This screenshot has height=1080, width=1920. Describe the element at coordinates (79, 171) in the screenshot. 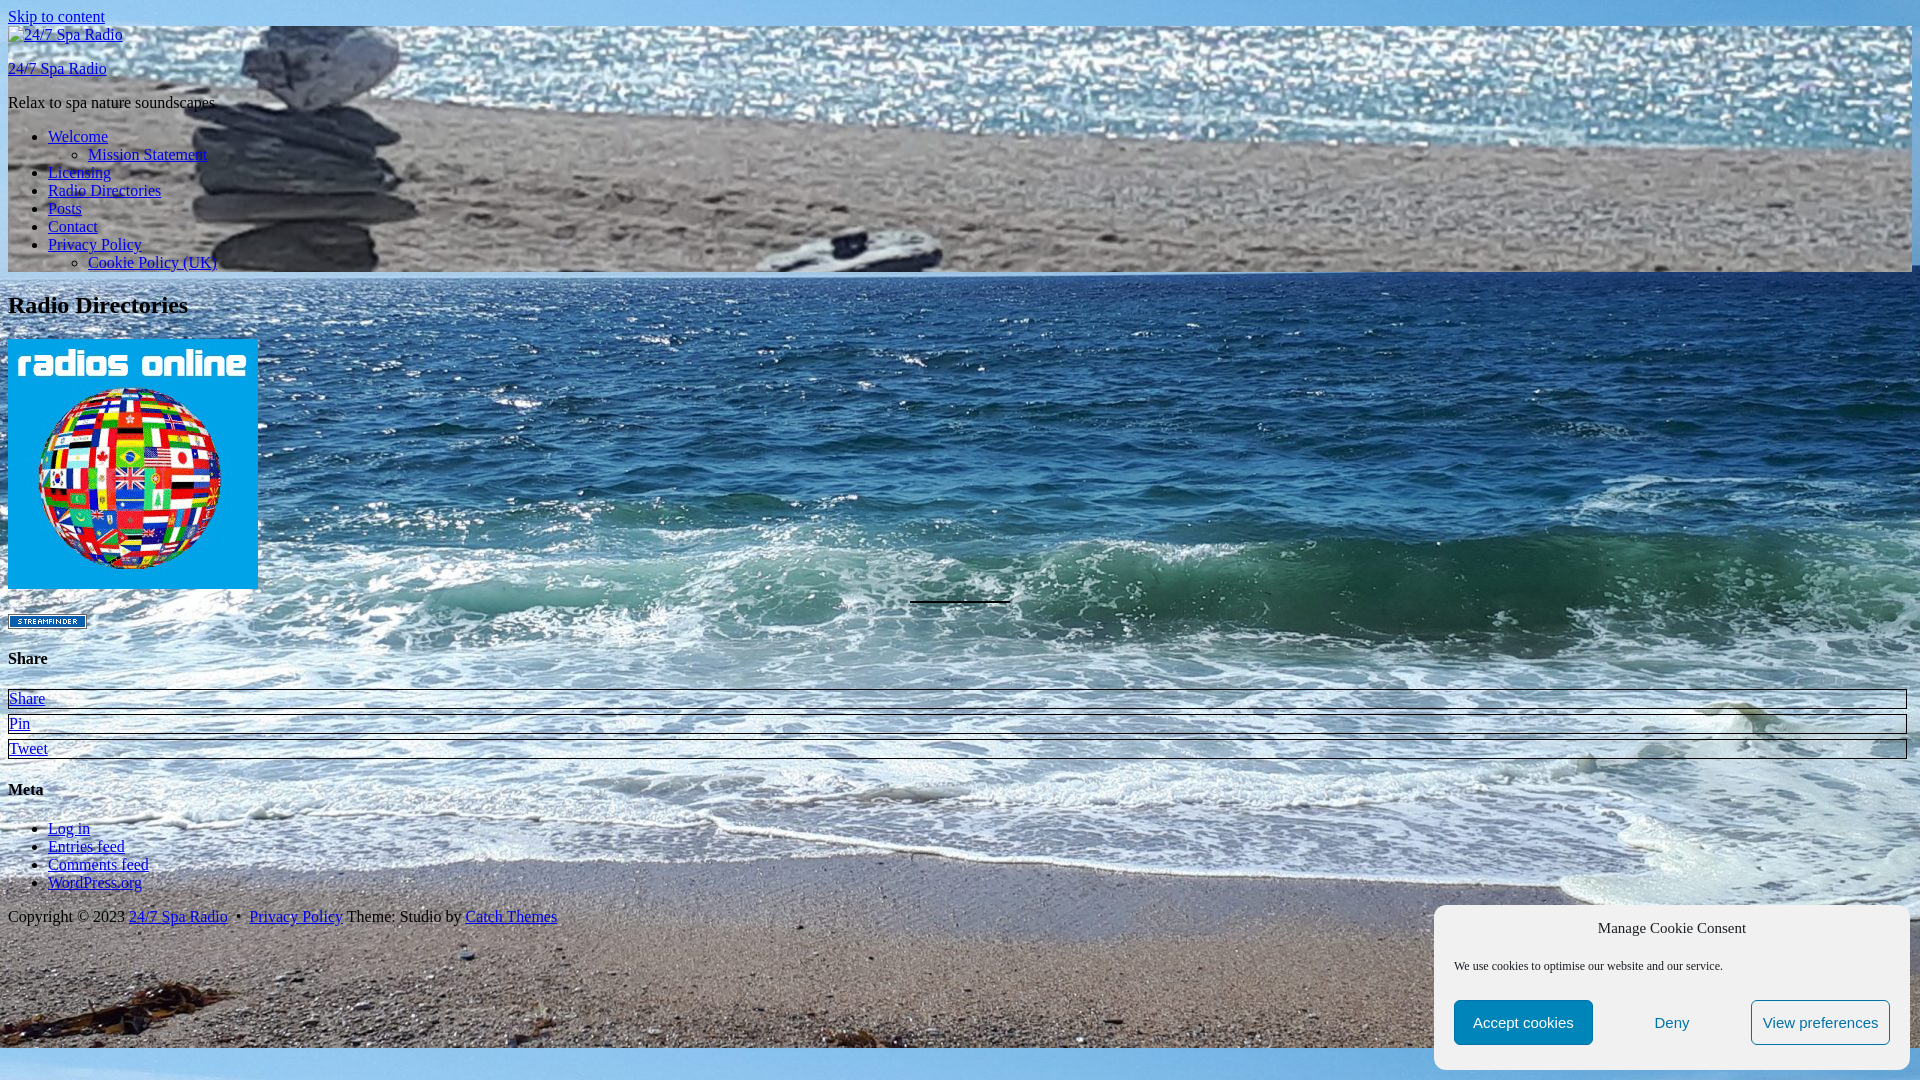

I see `'Licensing'` at that location.